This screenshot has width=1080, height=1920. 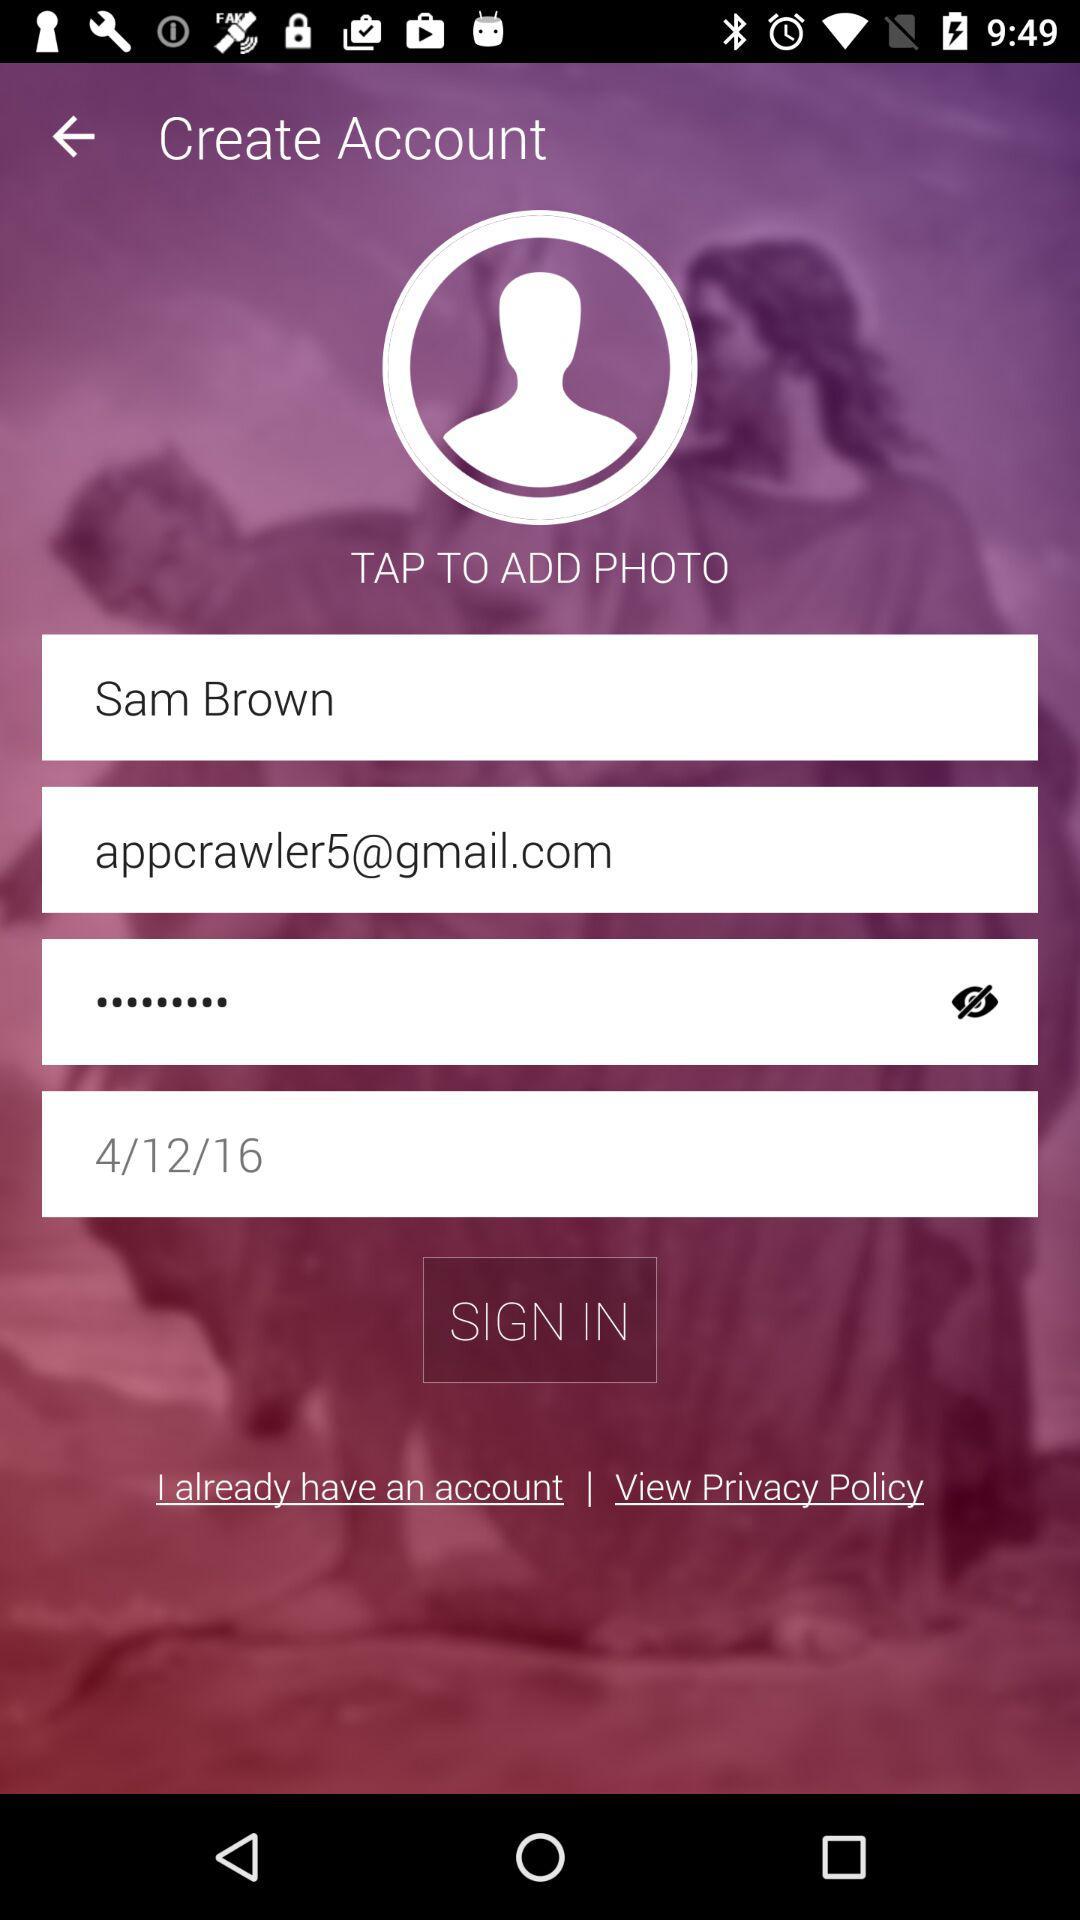 What do you see at coordinates (477, 1002) in the screenshot?
I see `the crowd3116` at bounding box center [477, 1002].